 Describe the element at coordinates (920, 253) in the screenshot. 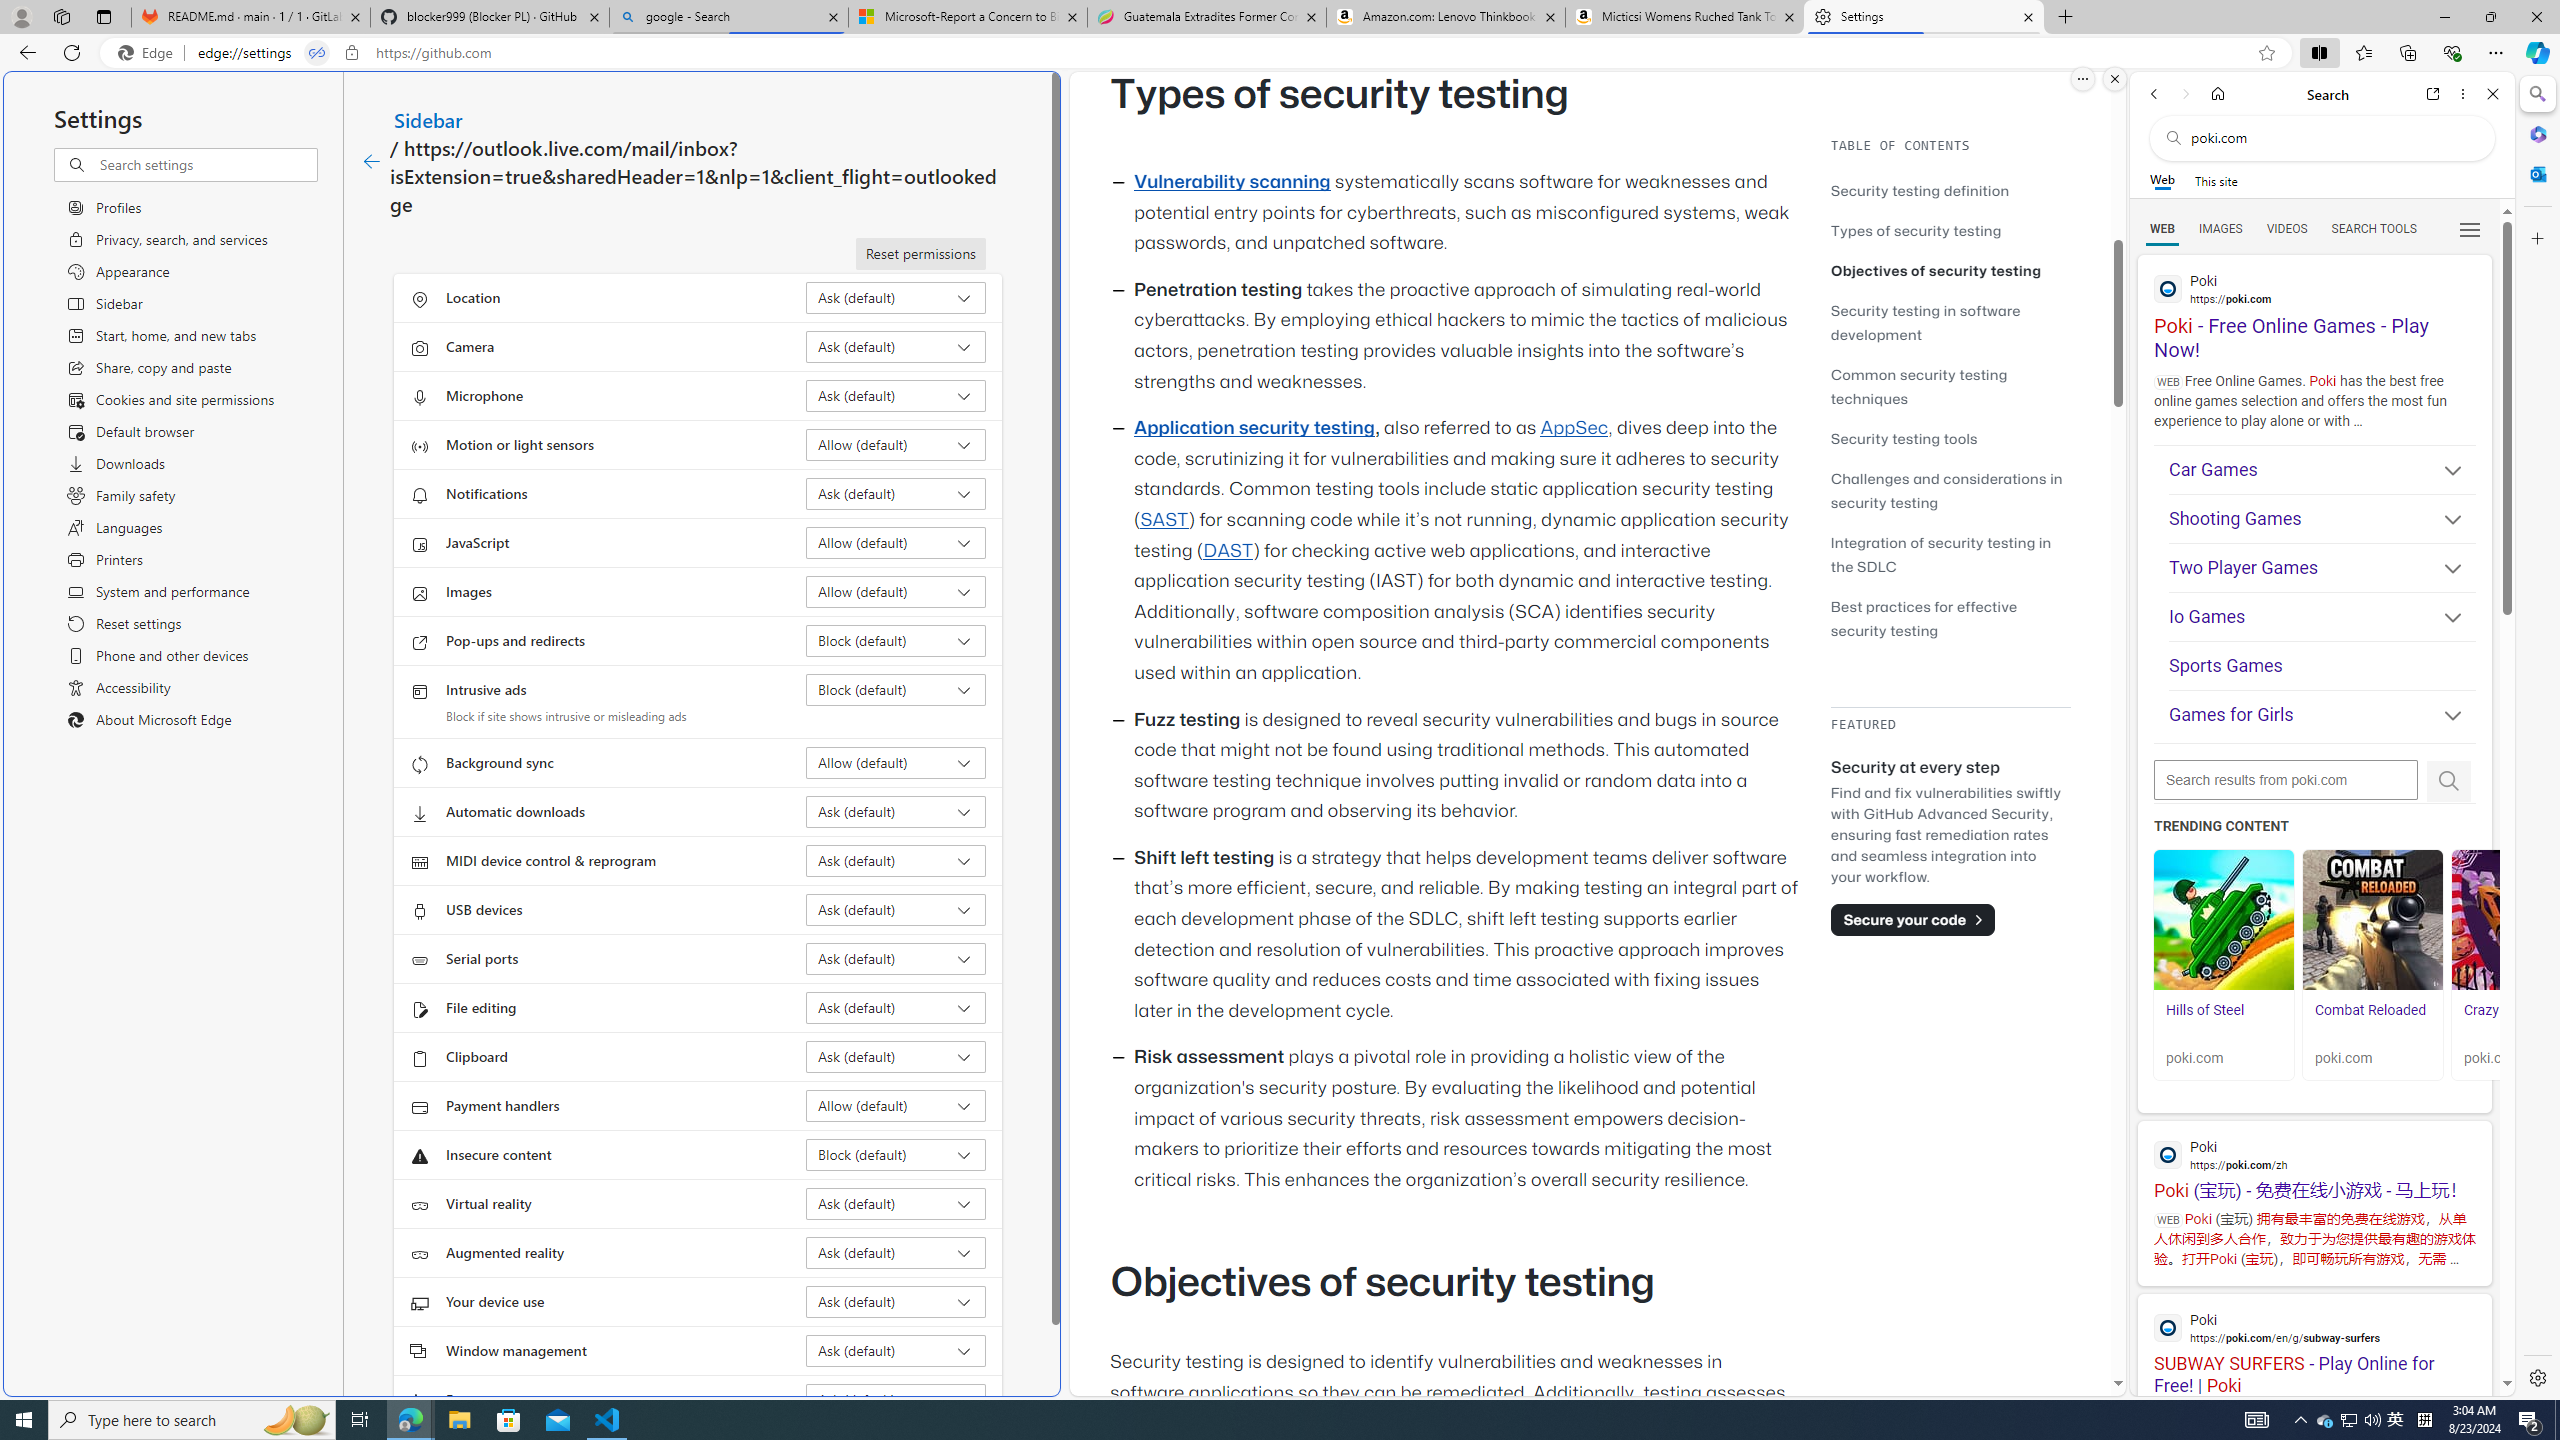

I see `'Reset permissions'` at that location.